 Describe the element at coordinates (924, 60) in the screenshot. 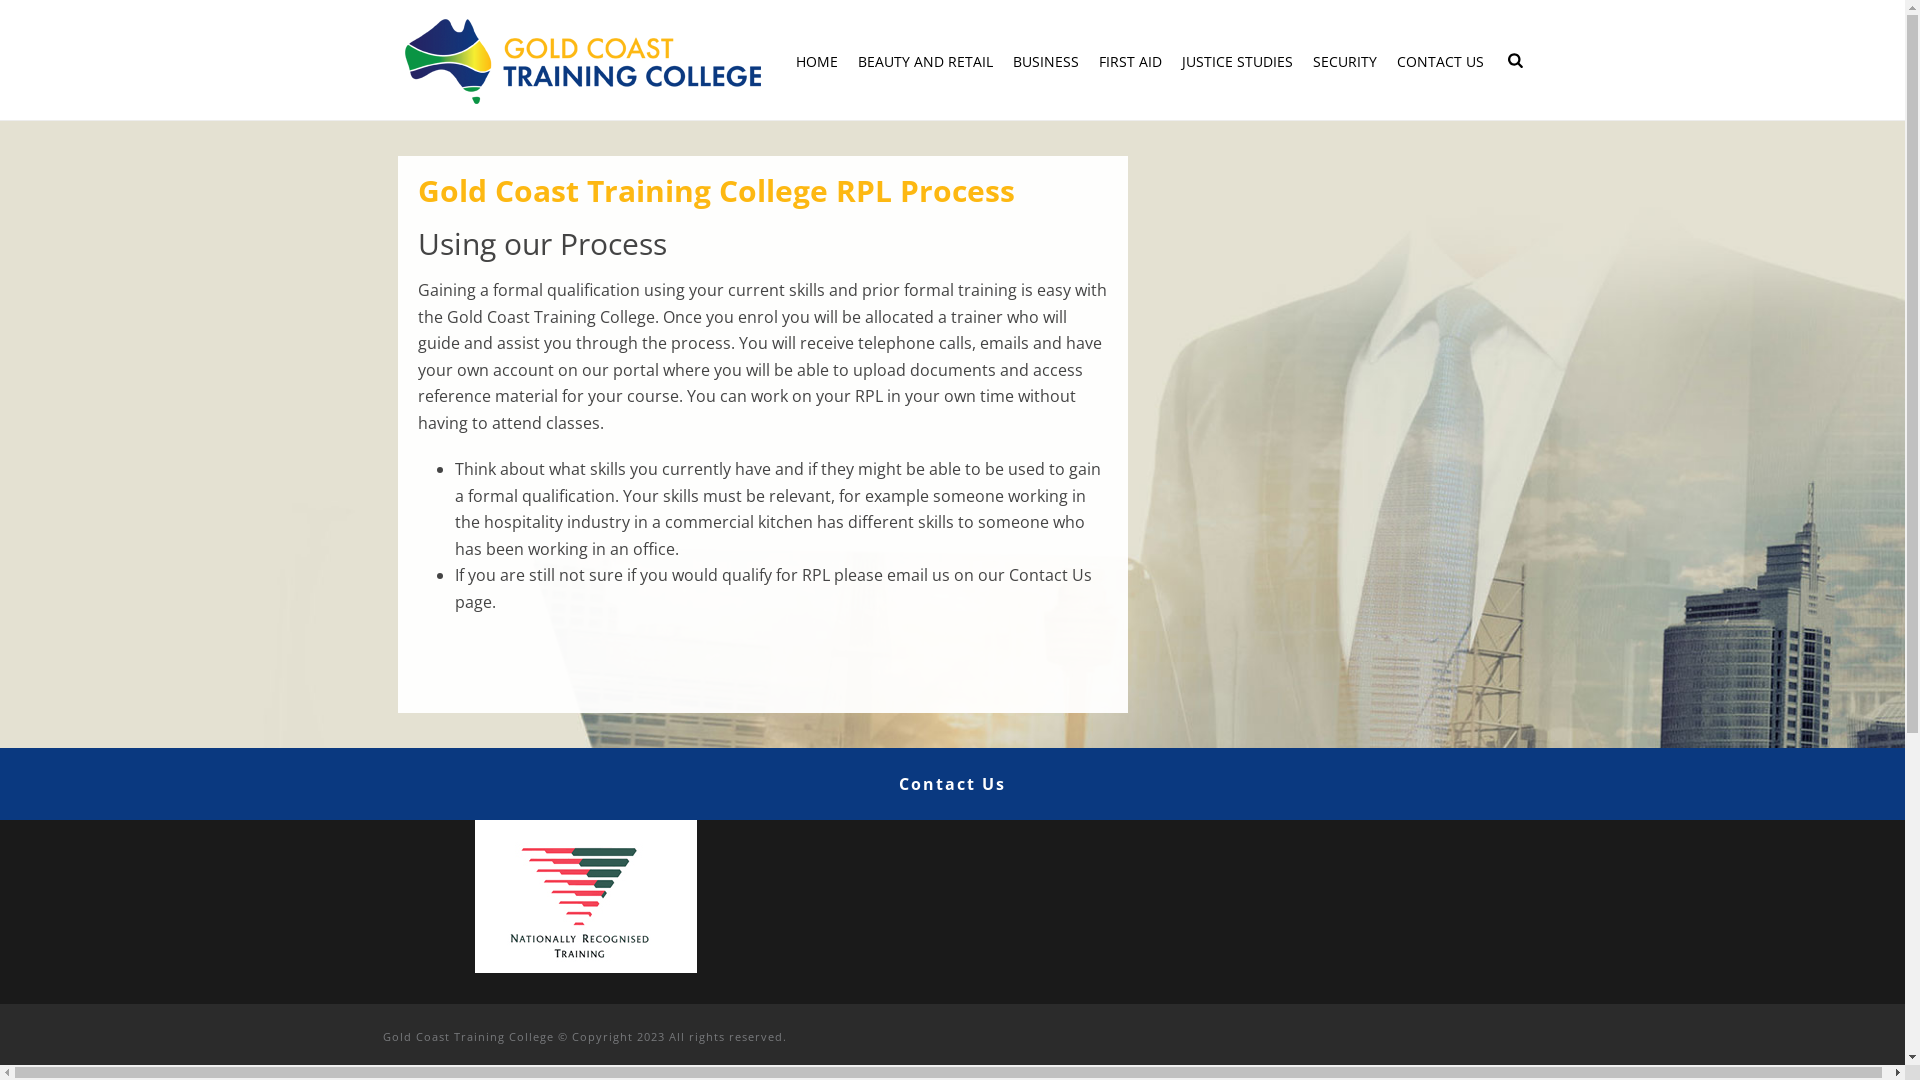

I see `'BEAUTY AND RETAIL'` at that location.